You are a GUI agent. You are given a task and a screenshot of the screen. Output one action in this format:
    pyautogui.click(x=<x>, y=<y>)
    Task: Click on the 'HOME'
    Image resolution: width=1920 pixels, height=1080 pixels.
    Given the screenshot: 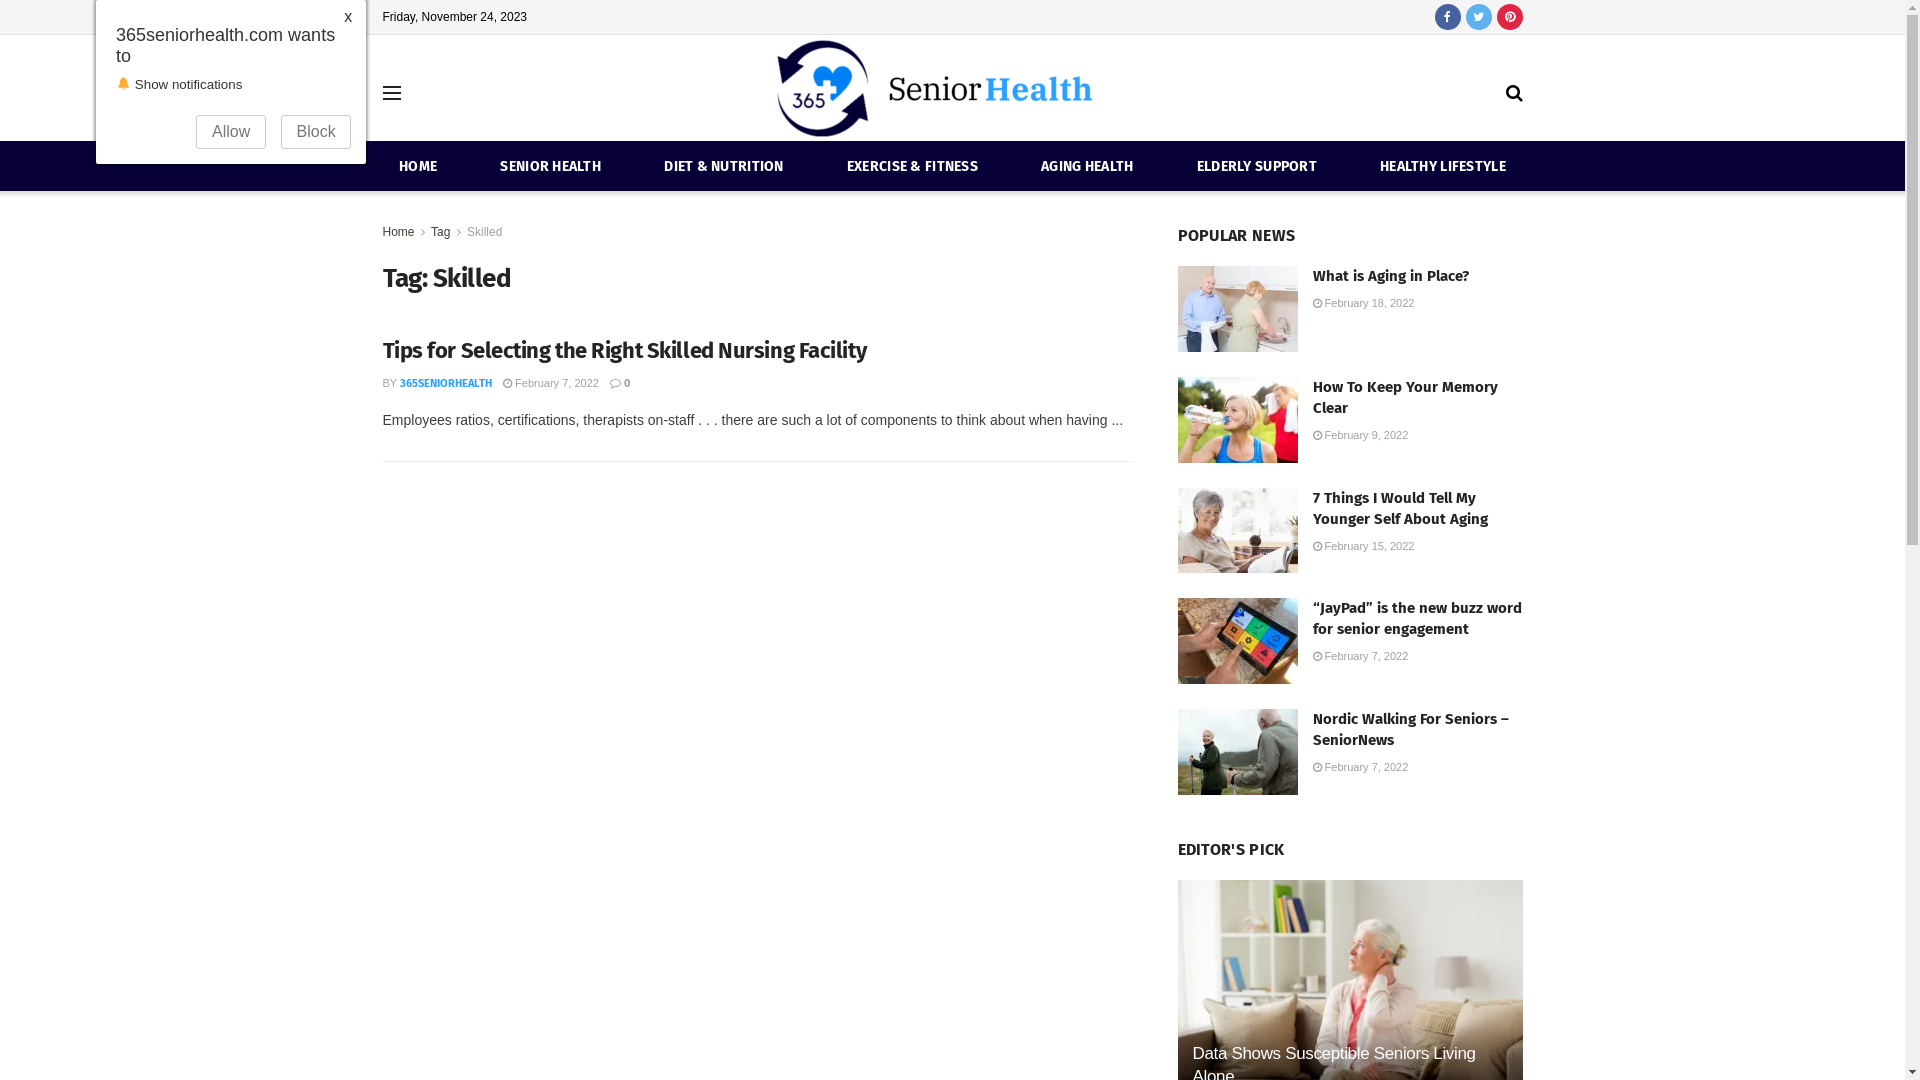 What is the action you would take?
    pyautogui.click(x=398, y=165)
    